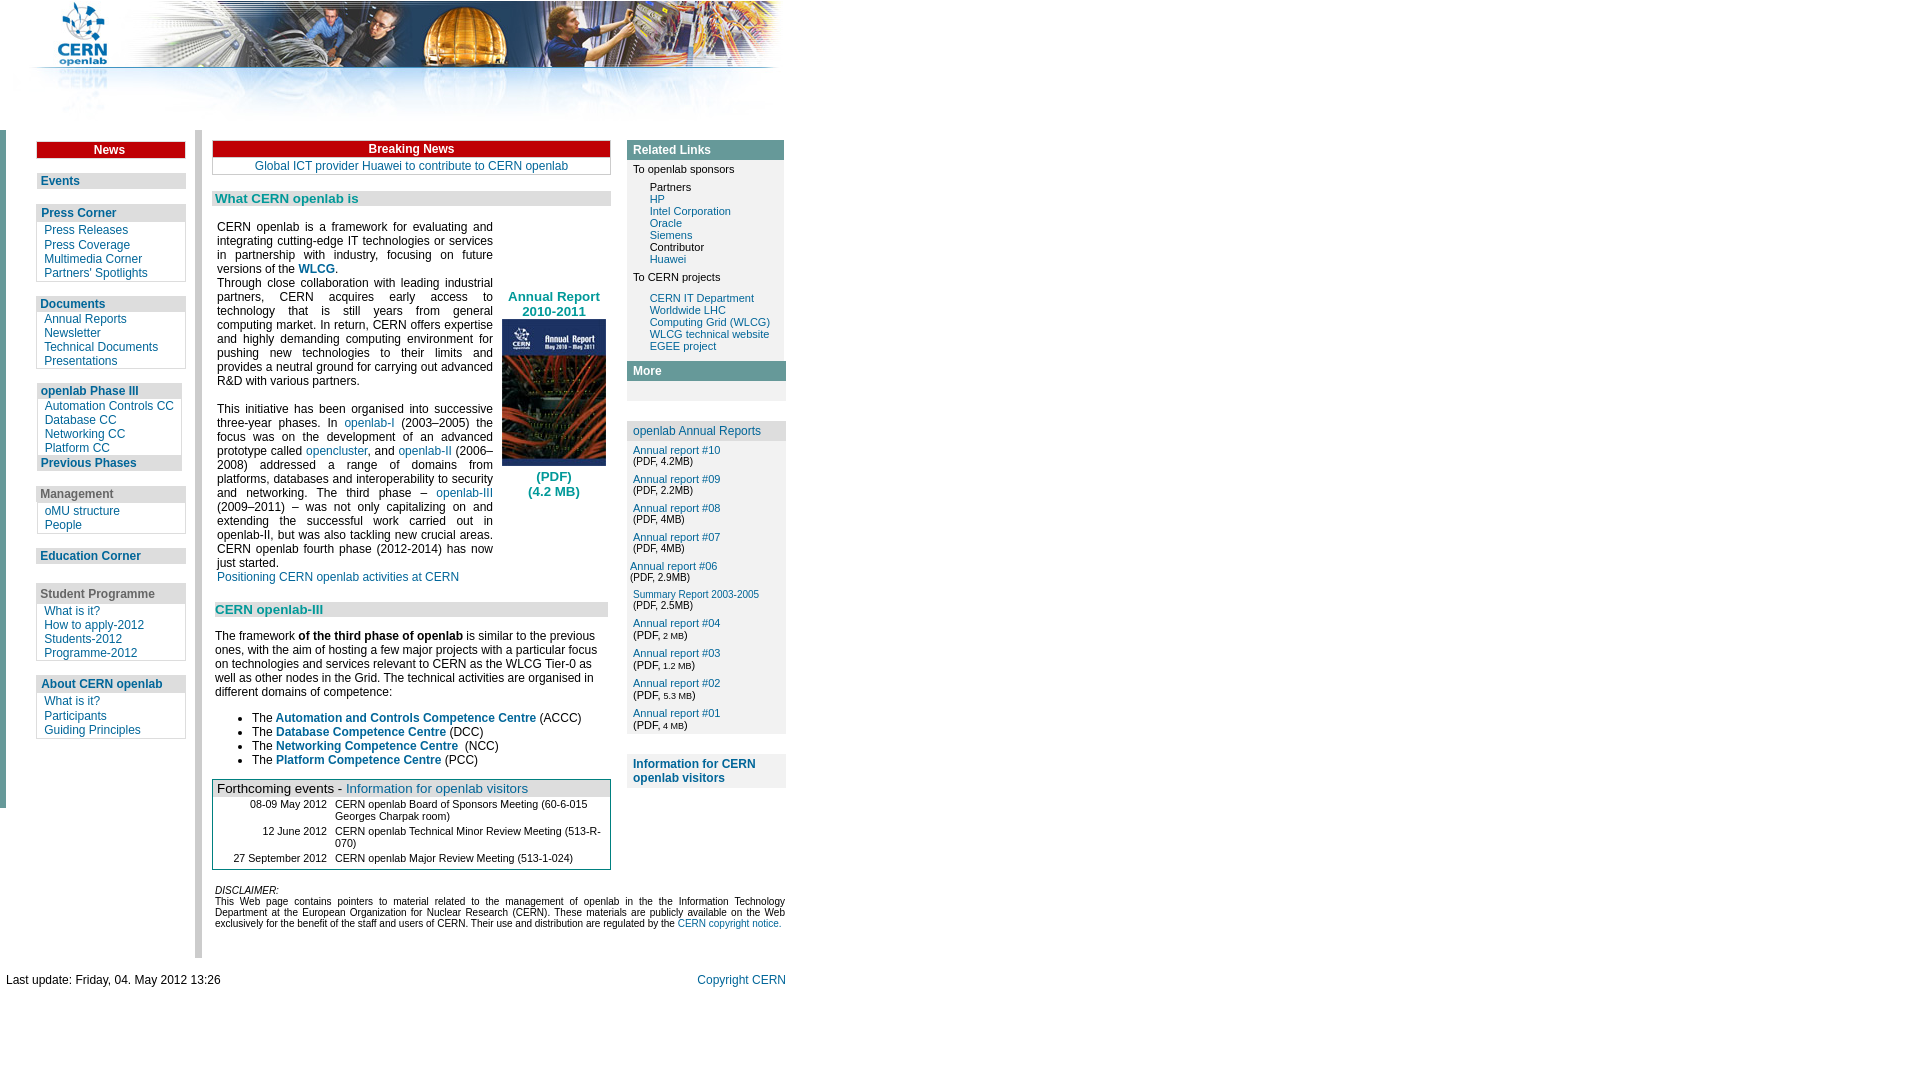  Describe the element at coordinates (81, 509) in the screenshot. I see `'oMU structure'` at that location.